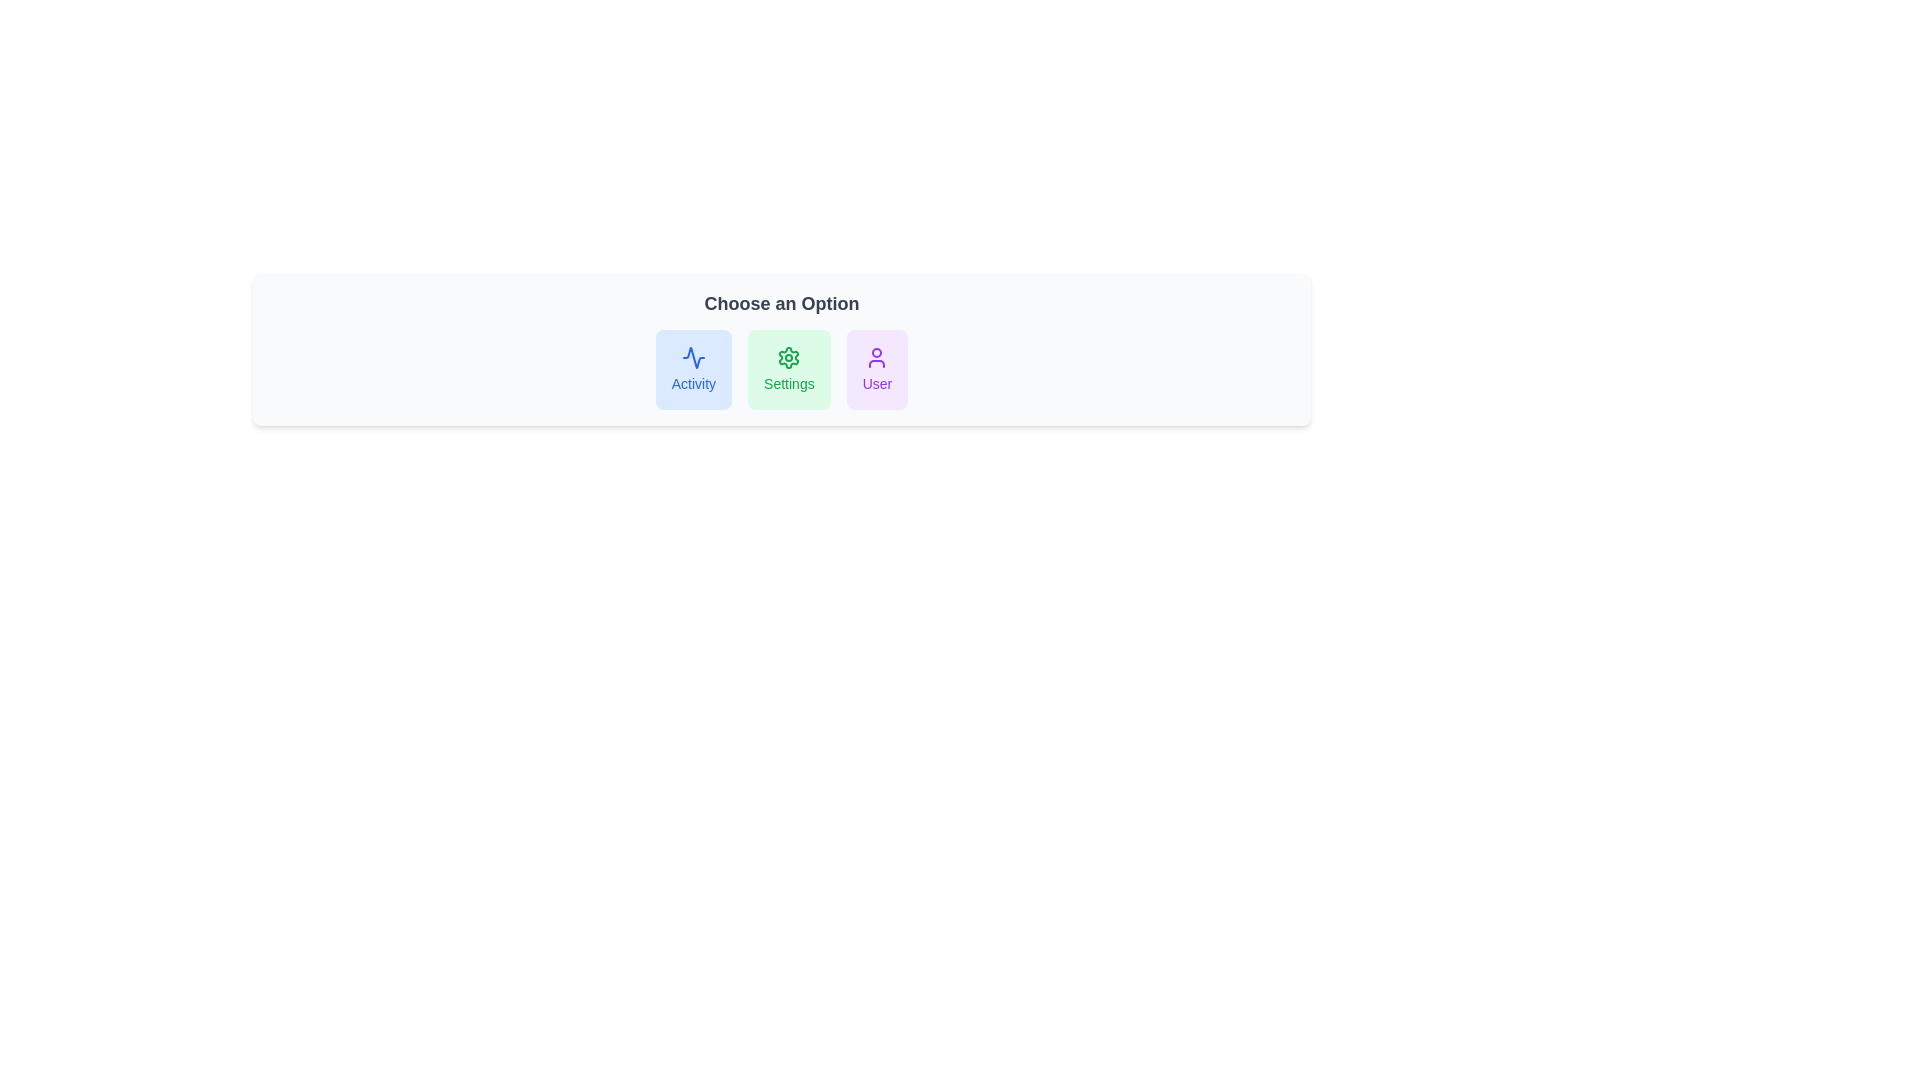  What do you see at coordinates (693, 357) in the screenshot?
I see `the 'Activity' button, which contains the SVG Icon representing the 'Activity' option` at bounding box center [693, 357].